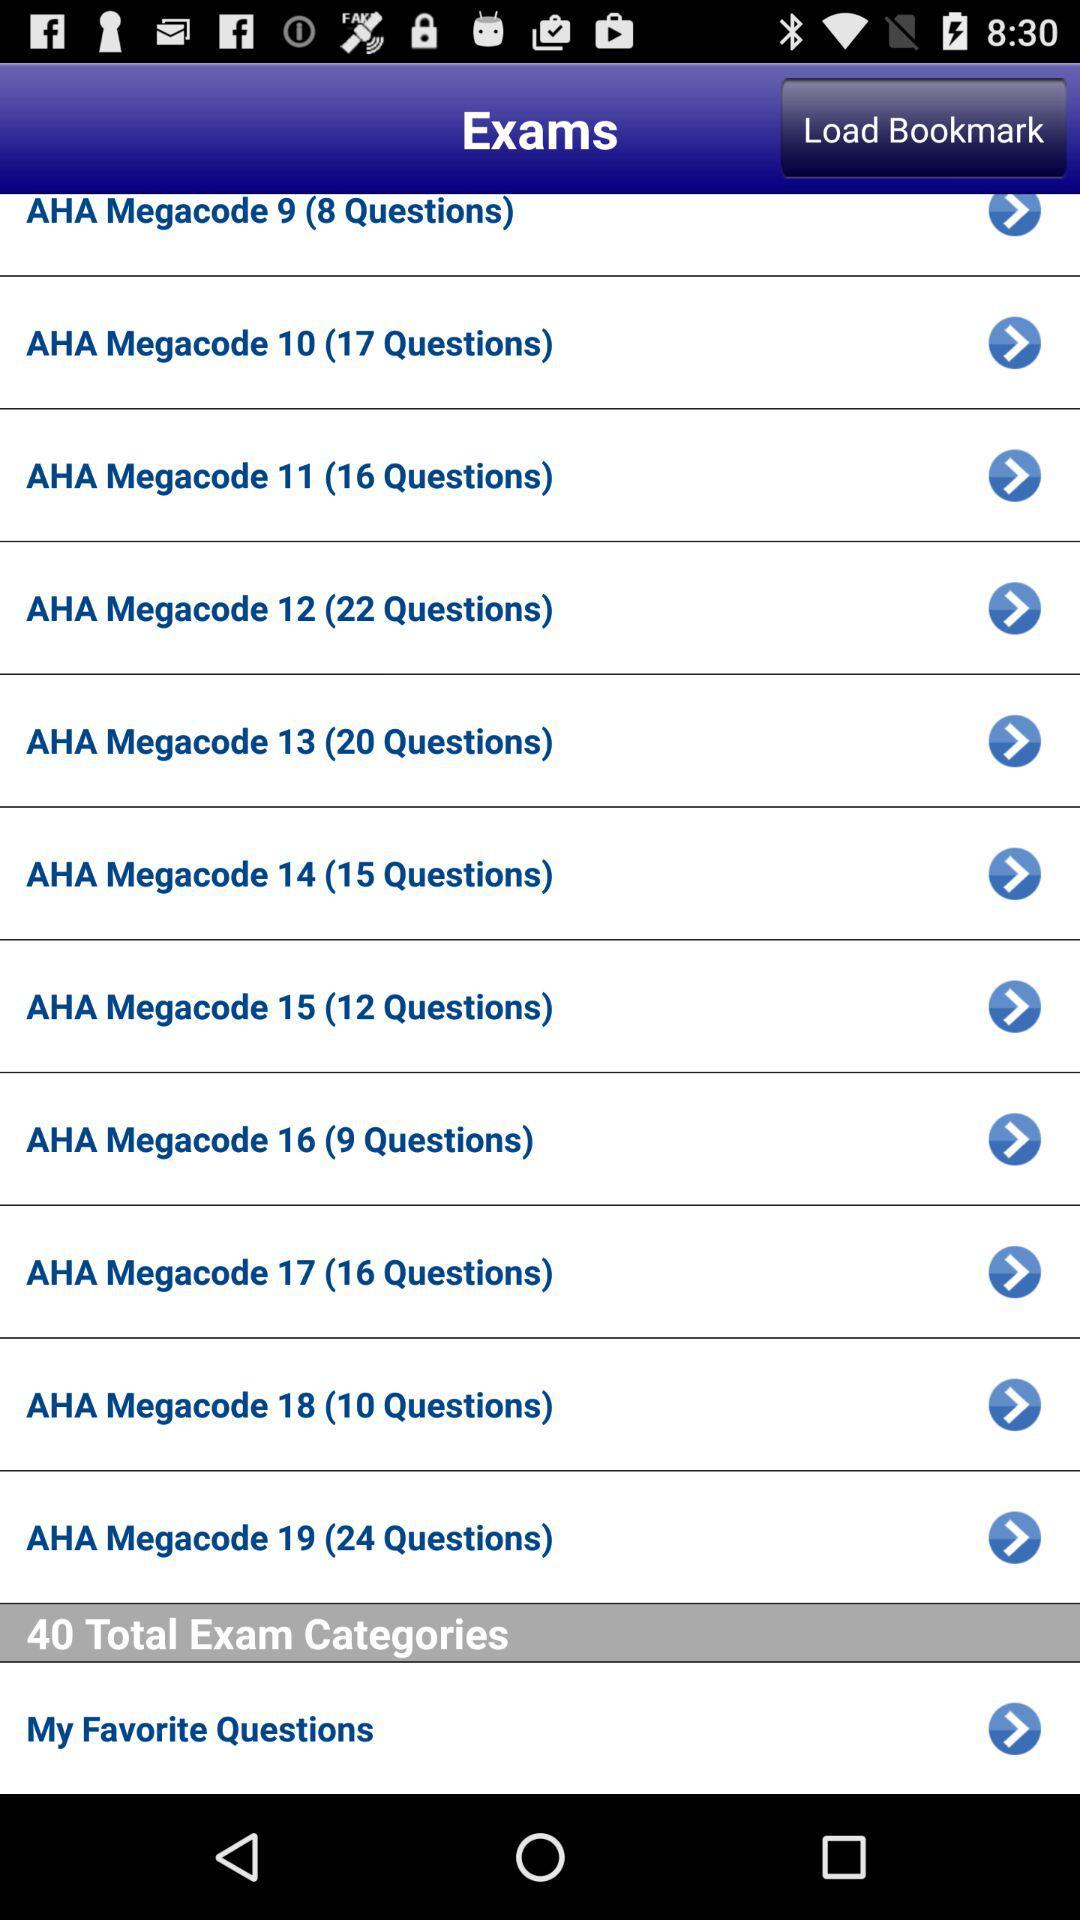 This screenshot has height=1920, width=1080. I want to click on view, so click(1014, 1006).